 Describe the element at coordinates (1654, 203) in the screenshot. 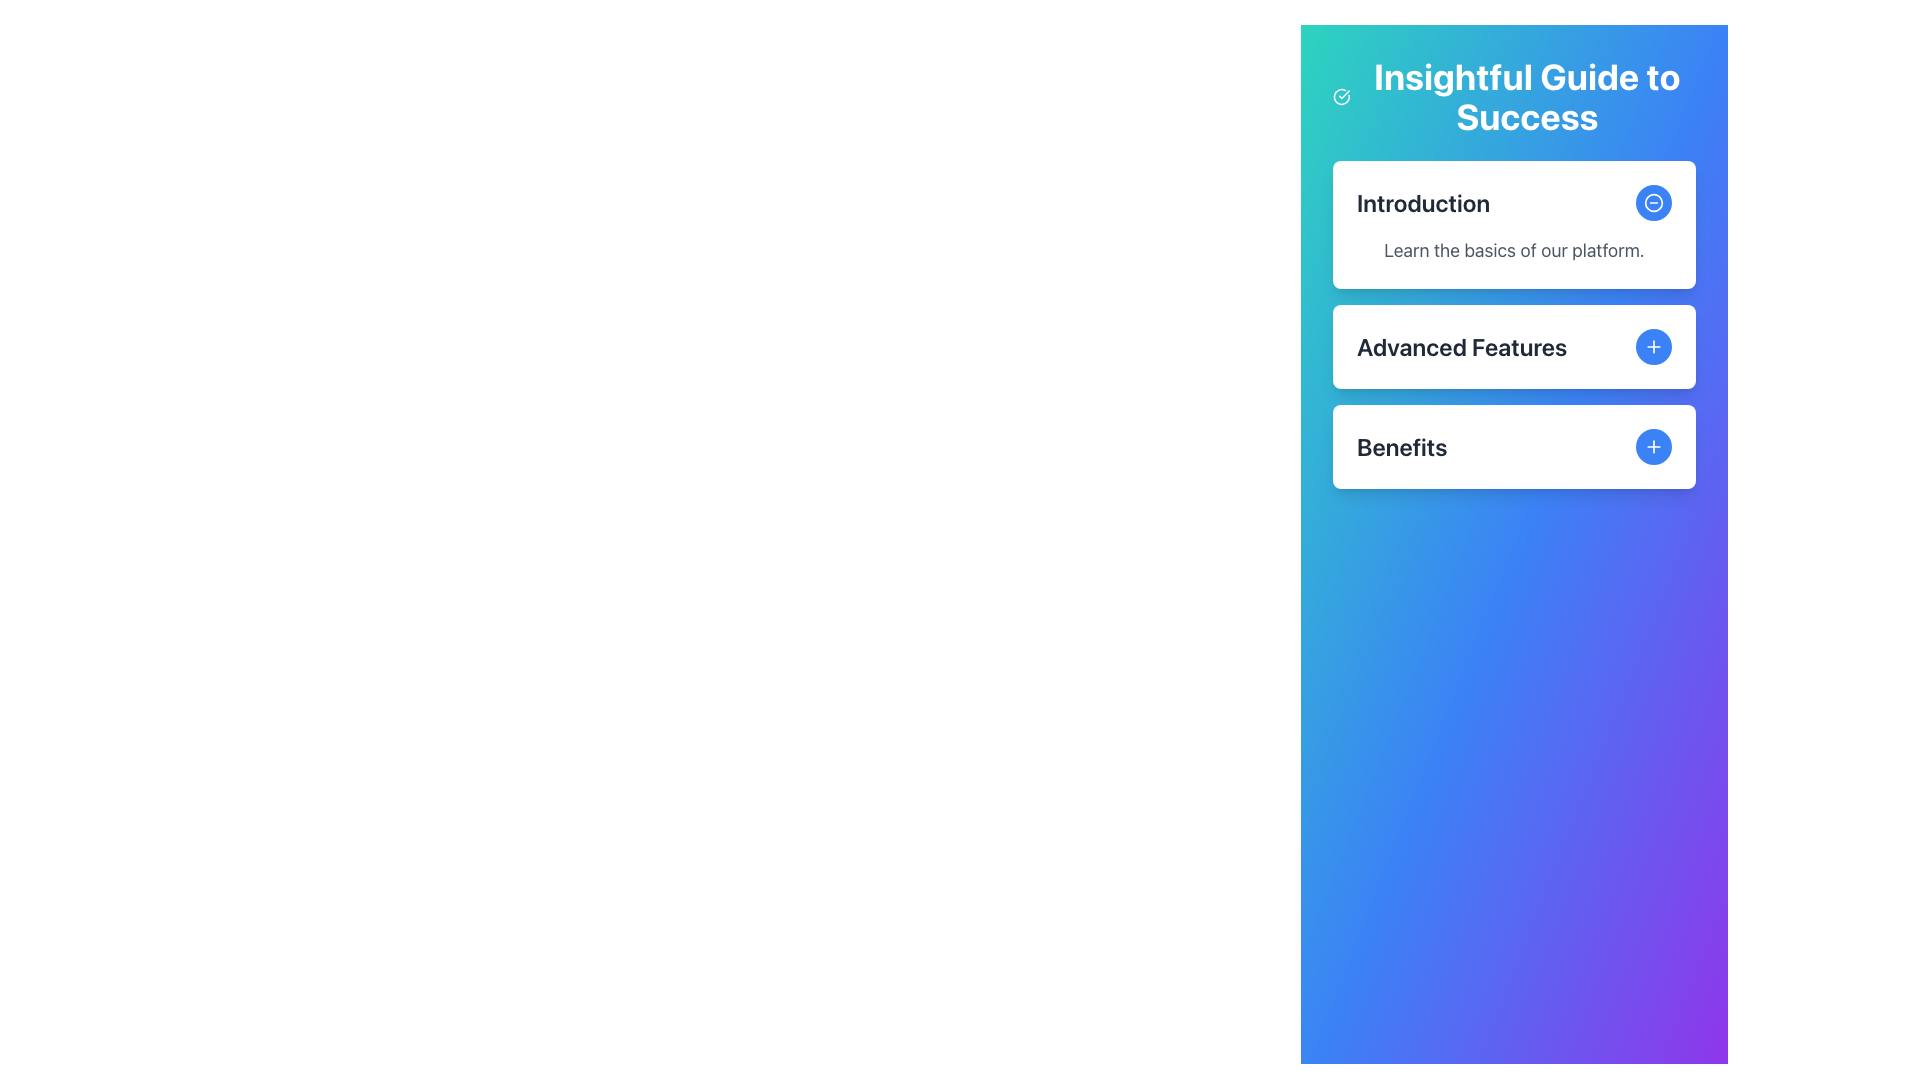

I see `the button that collapses or hides content related to the 'Introduction' section, located to the right of the 'Introduction' text in the first card` at that location.